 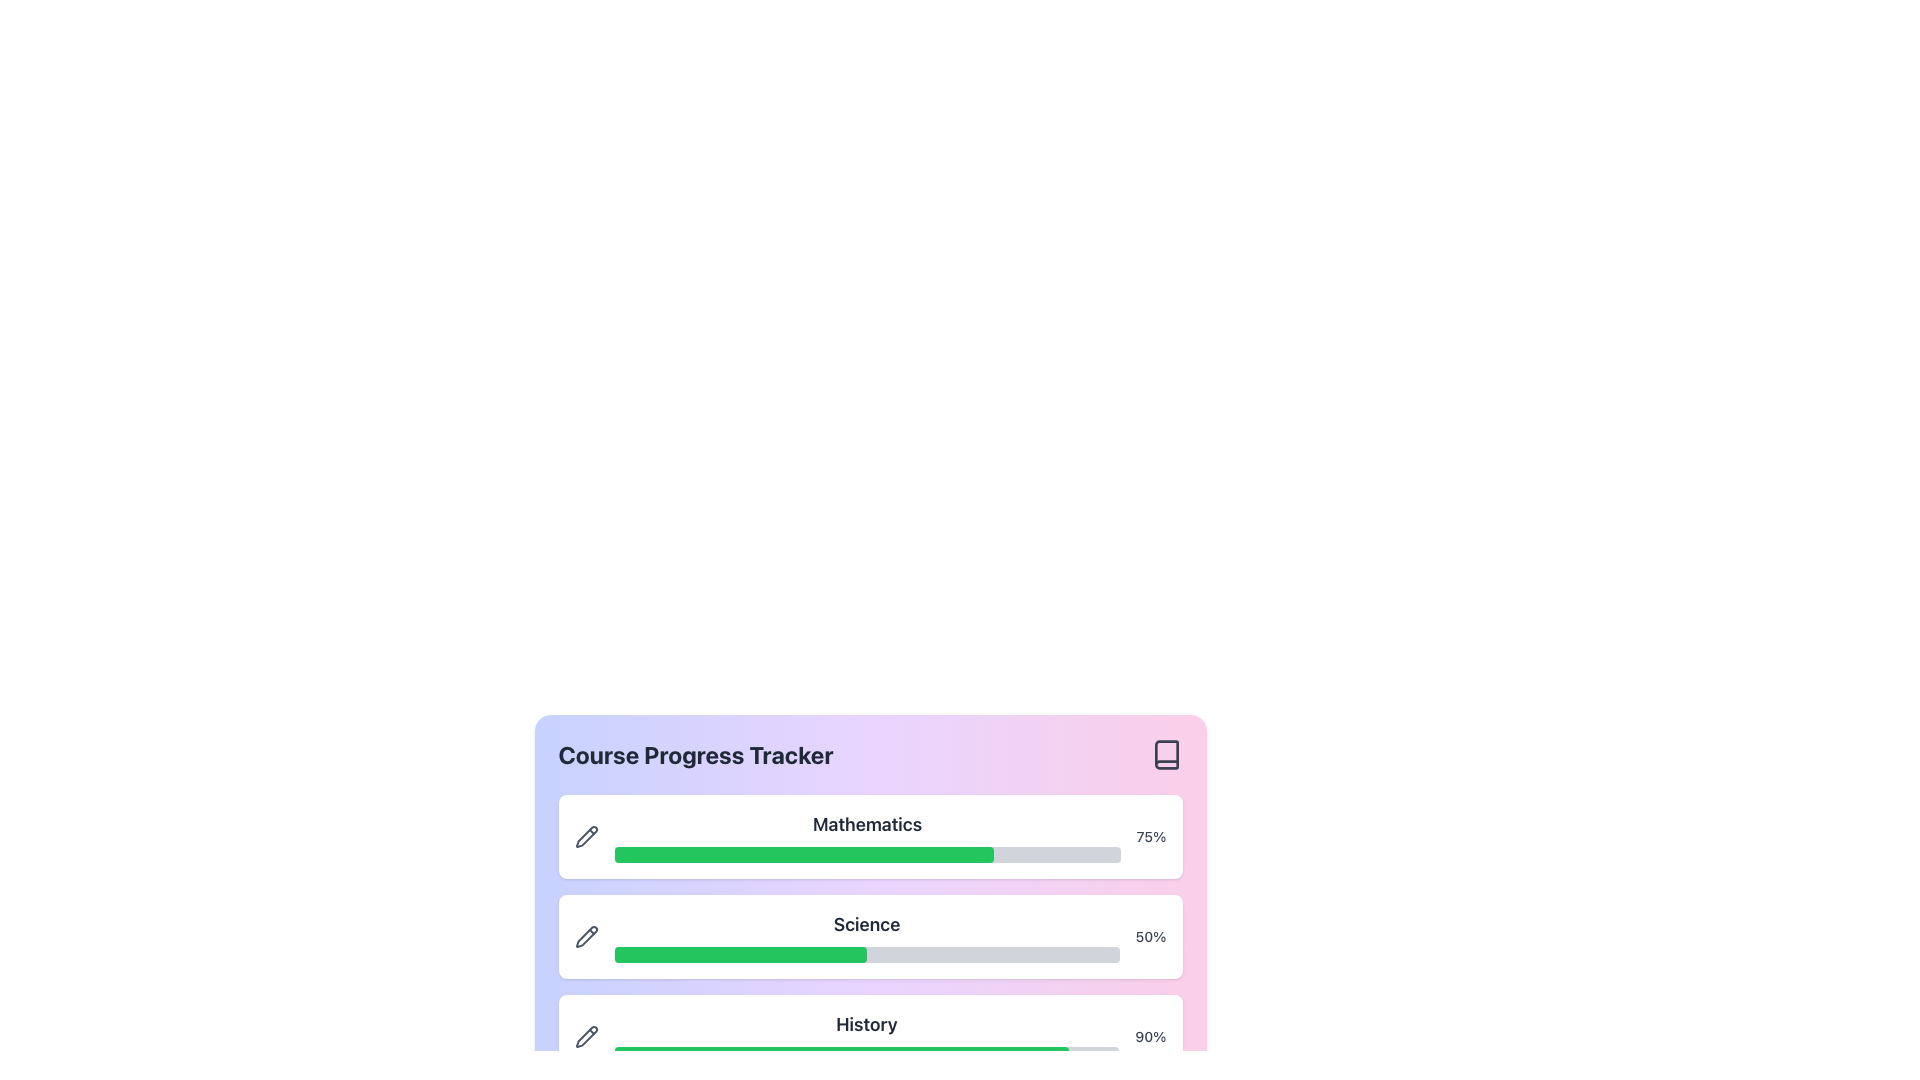 What do you see at coordinates (866, 1036) in the screenshot?
I see `the 'History' title in the Progress Tracker` at bounding box center [866, 1036].